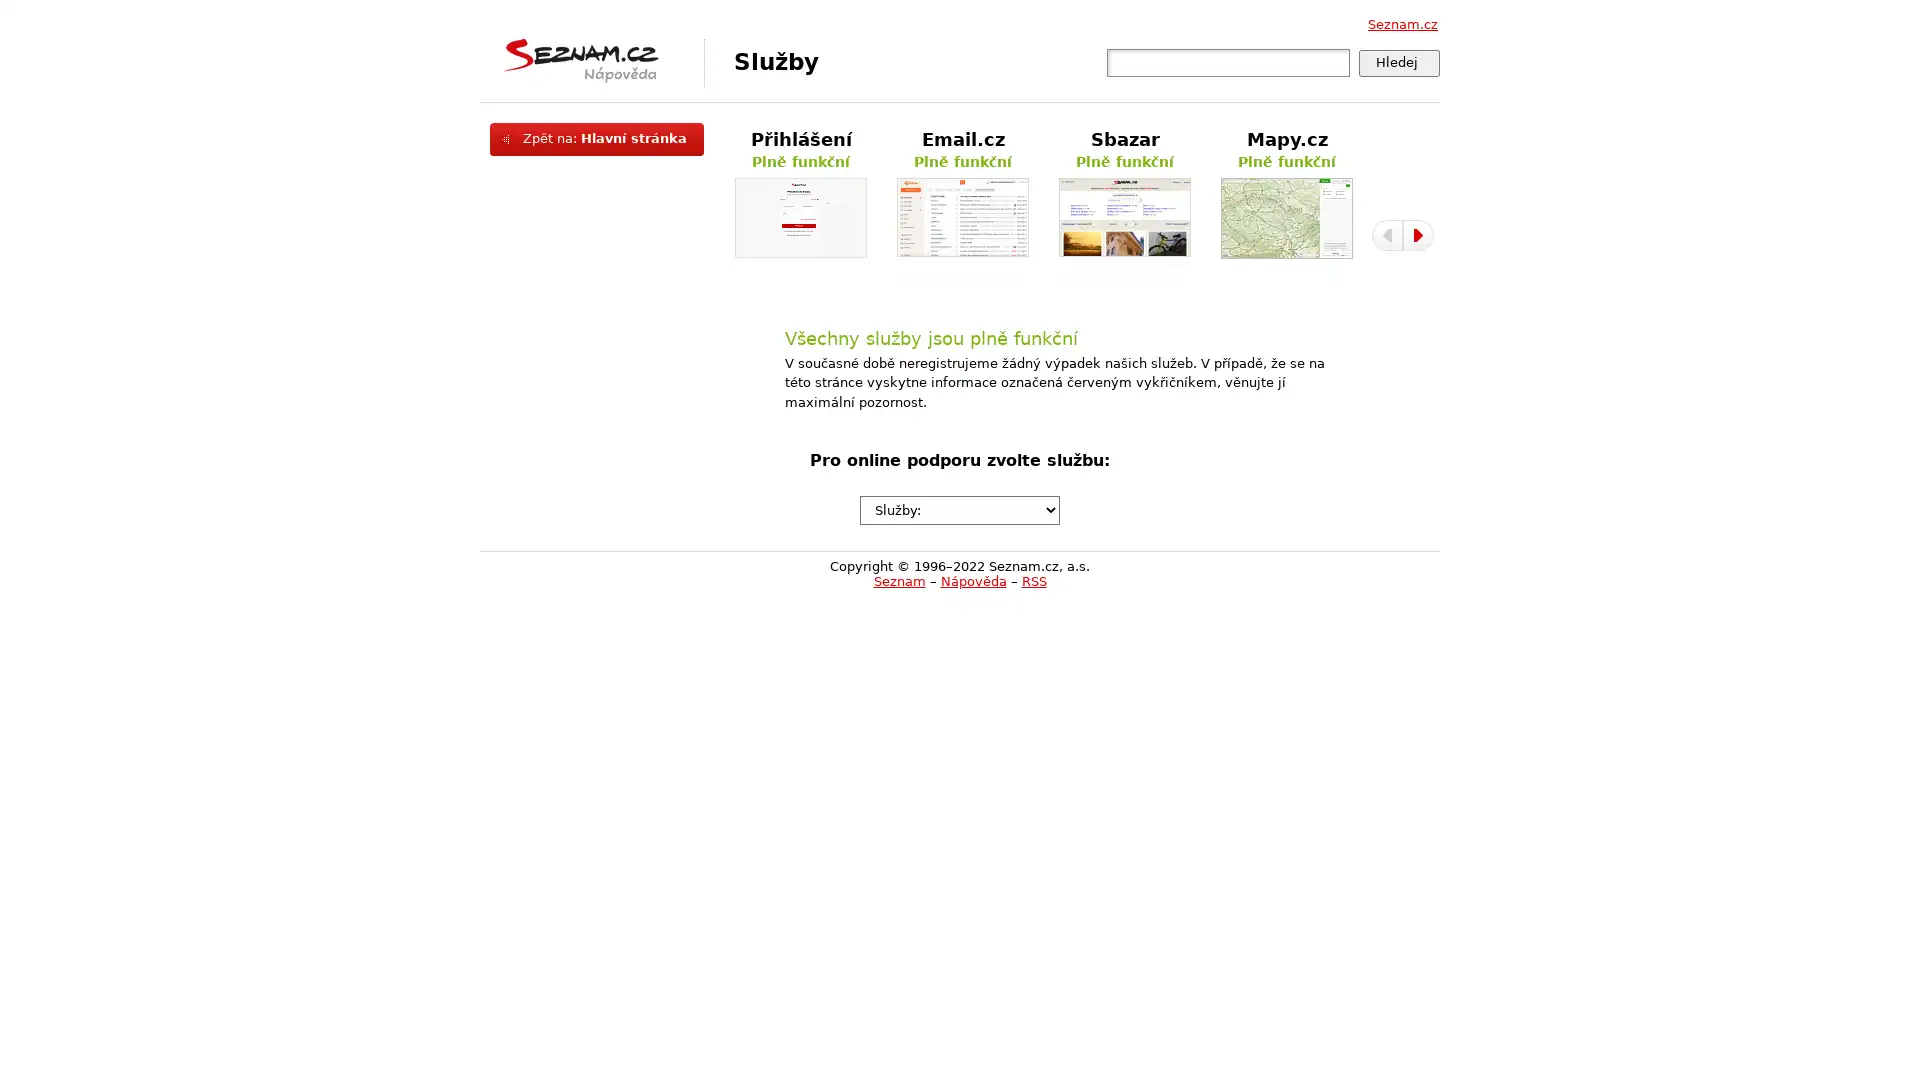  Describe the element at coordinates (1398, 61) in the screenshot. I see `Hledej` at that location.